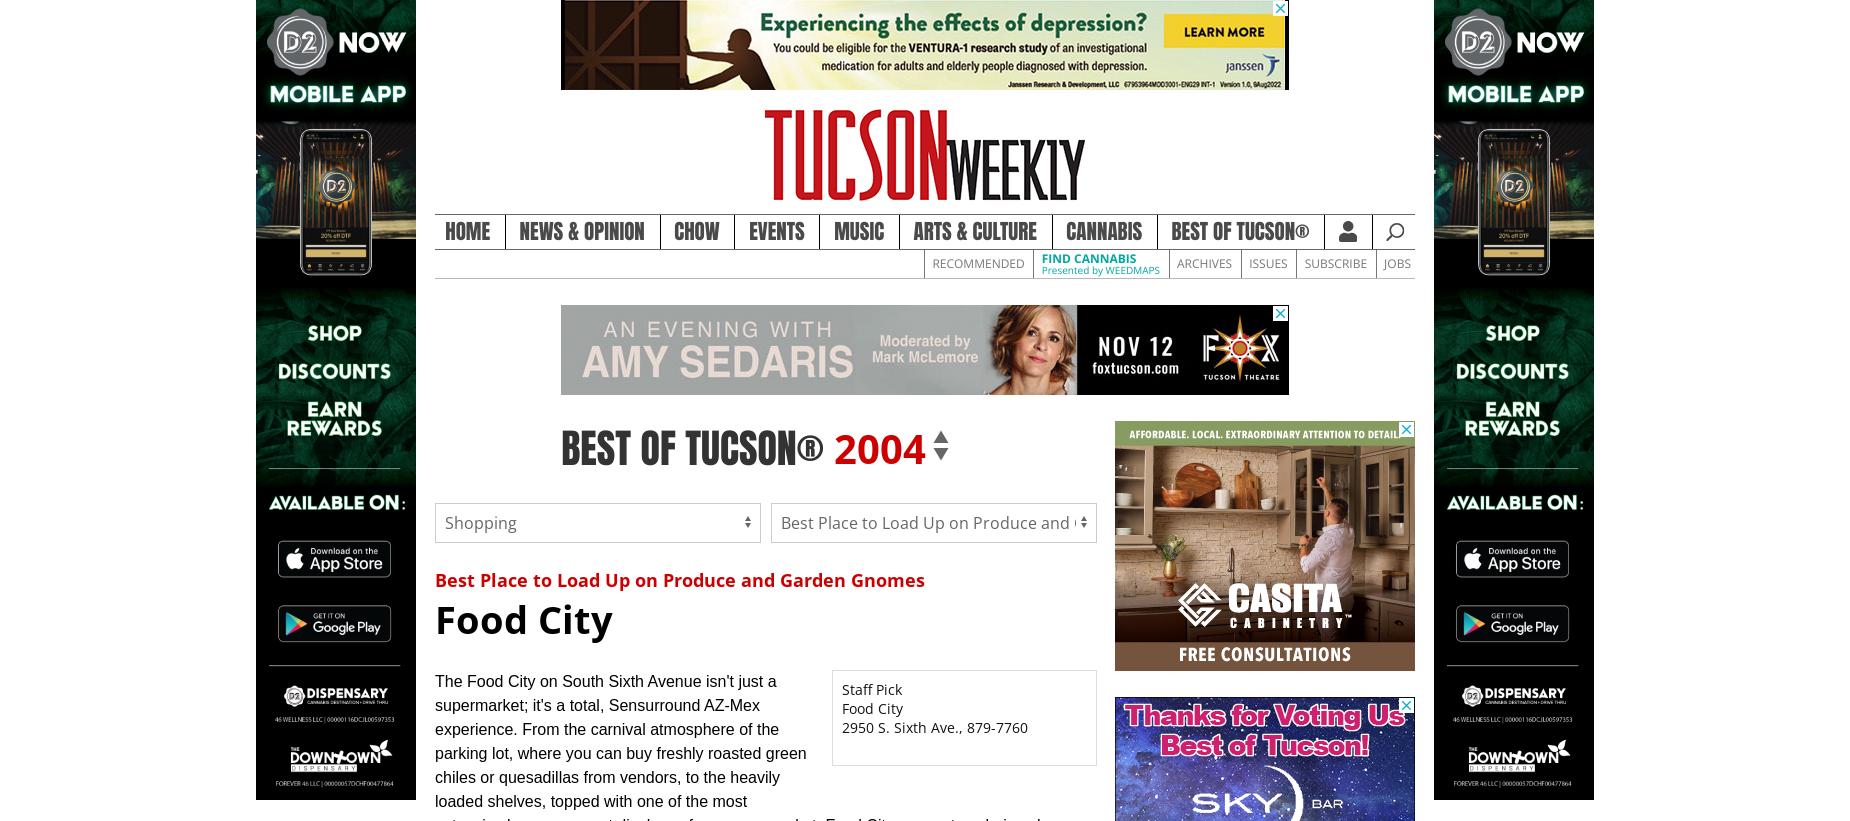  I want to click on 'Issues', so click(1266, 262).